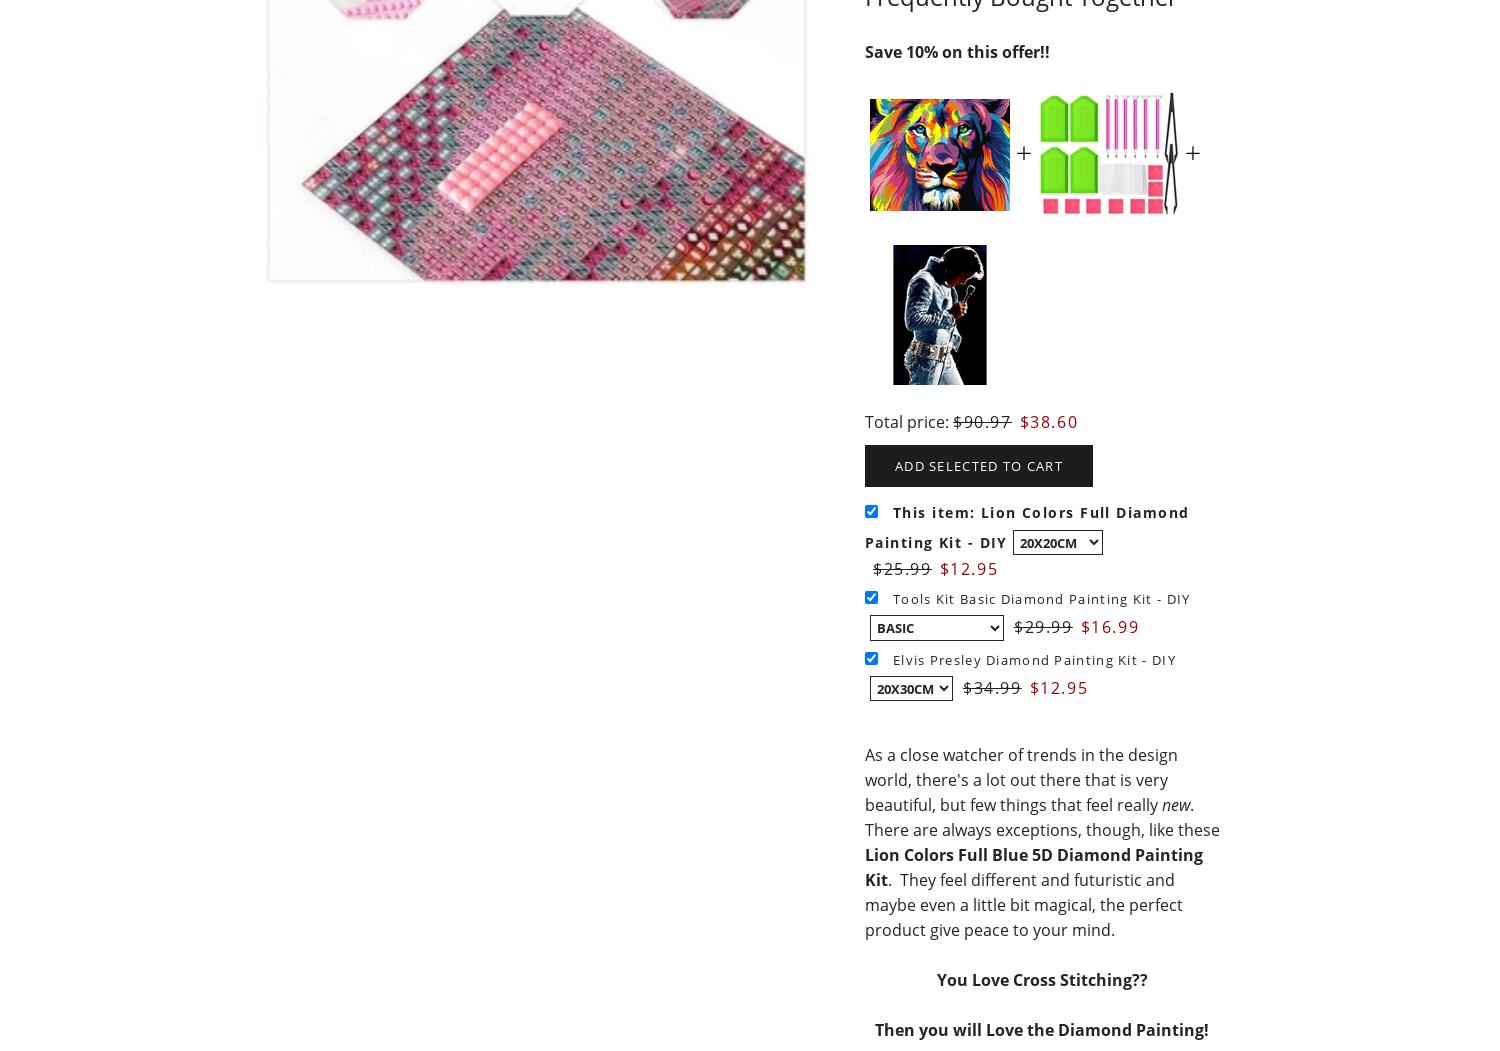 This screenshot has width=1500, height=1051. Describe the element at coordinates (1042, 1028) in the screenshot. I see `'Then you will Love the Diamond Painting!'` at that location.